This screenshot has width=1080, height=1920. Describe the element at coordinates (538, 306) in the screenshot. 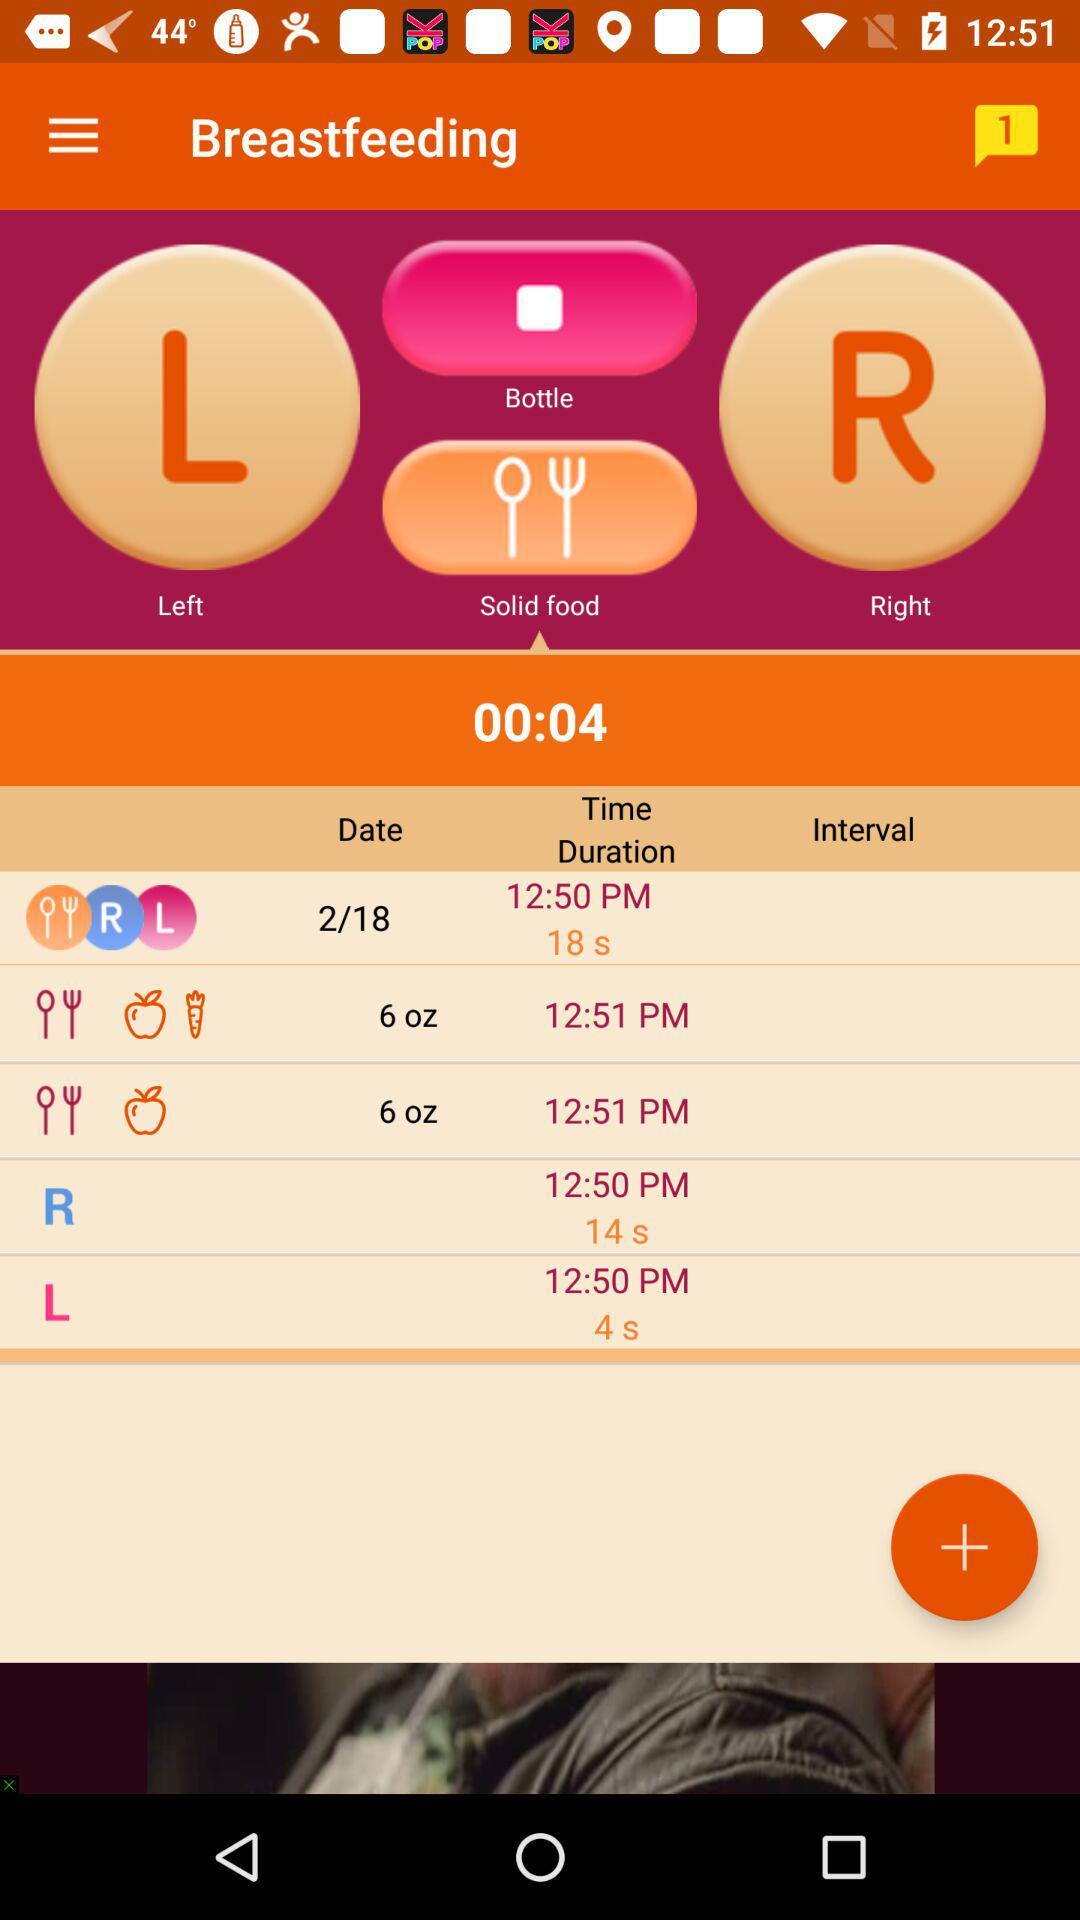

I see `the warning icon` at that location.